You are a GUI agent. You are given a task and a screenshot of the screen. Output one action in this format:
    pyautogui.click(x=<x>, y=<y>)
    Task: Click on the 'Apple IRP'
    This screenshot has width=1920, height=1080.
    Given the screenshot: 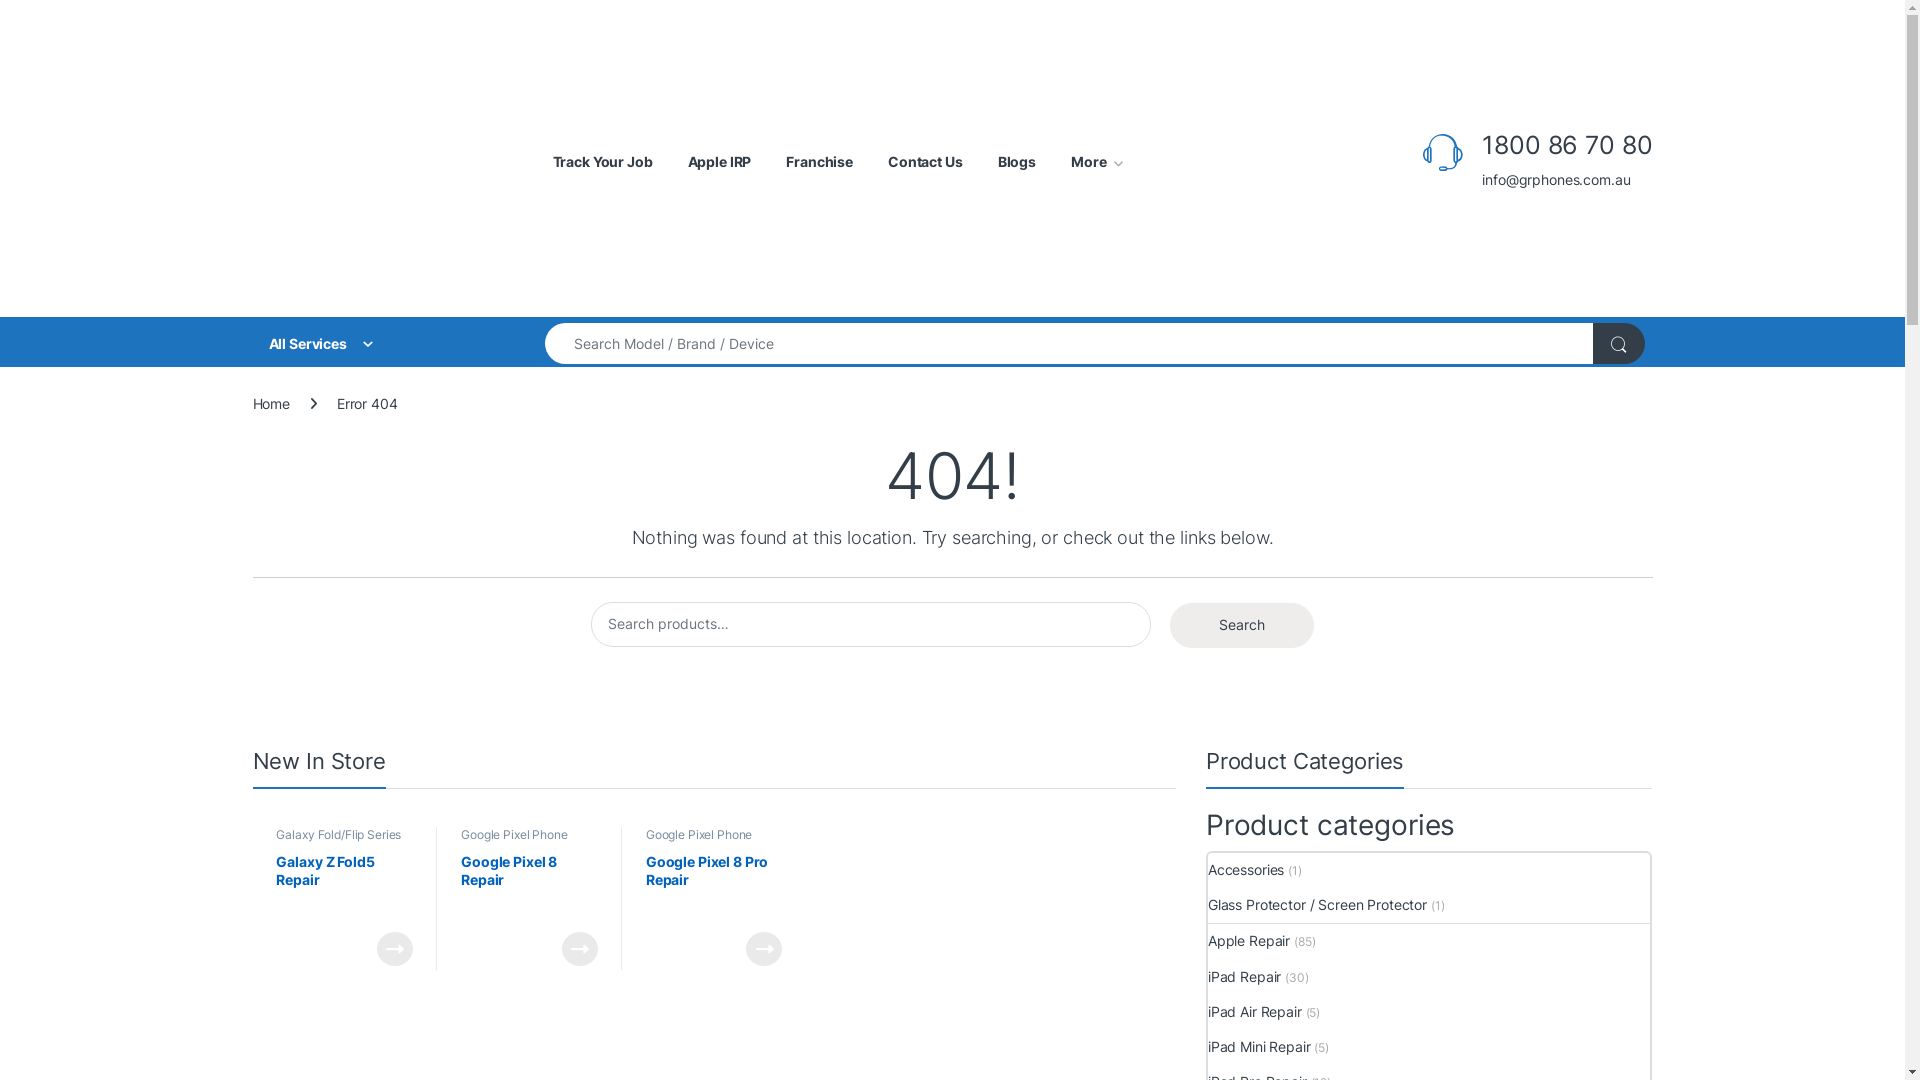 What is the action you would take?
    pyautogui.click(x=720, y=161)
    